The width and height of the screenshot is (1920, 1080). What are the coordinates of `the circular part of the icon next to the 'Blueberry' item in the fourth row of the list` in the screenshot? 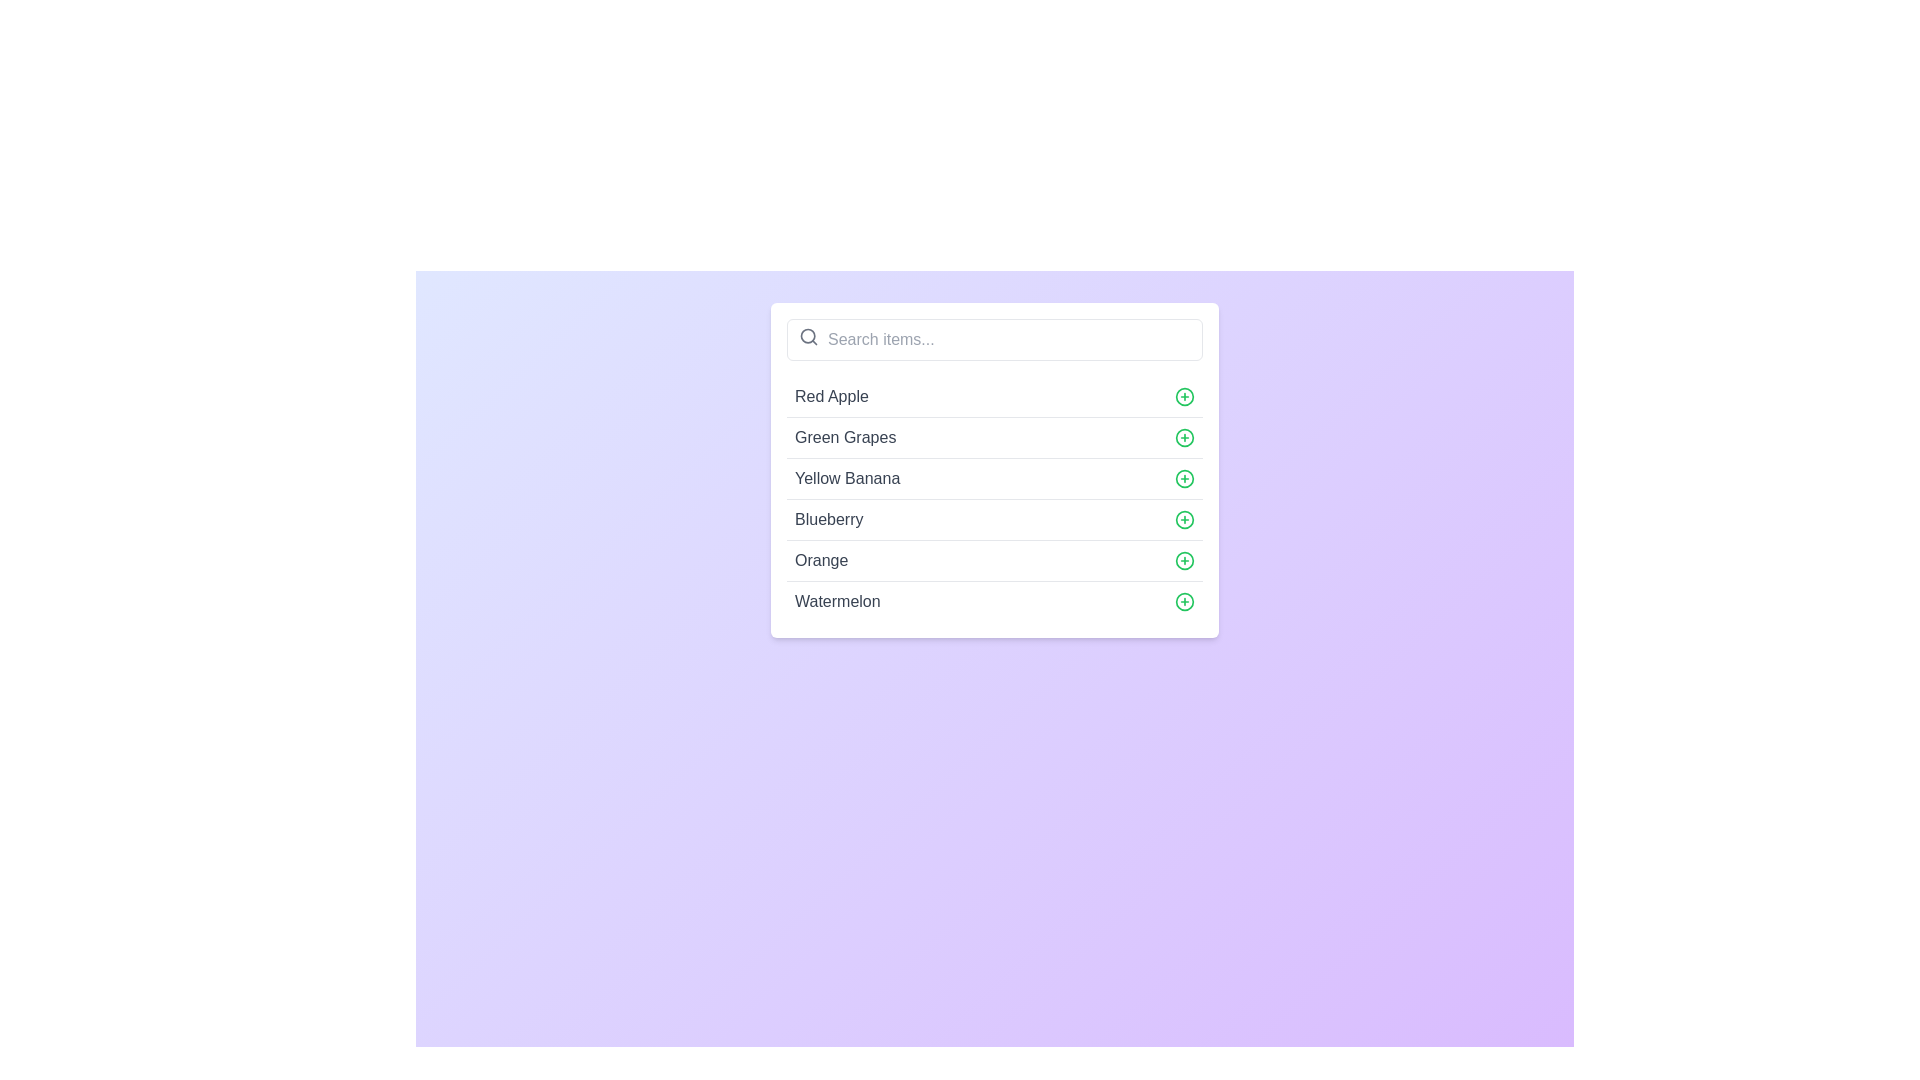 It's located at (1185, 518).